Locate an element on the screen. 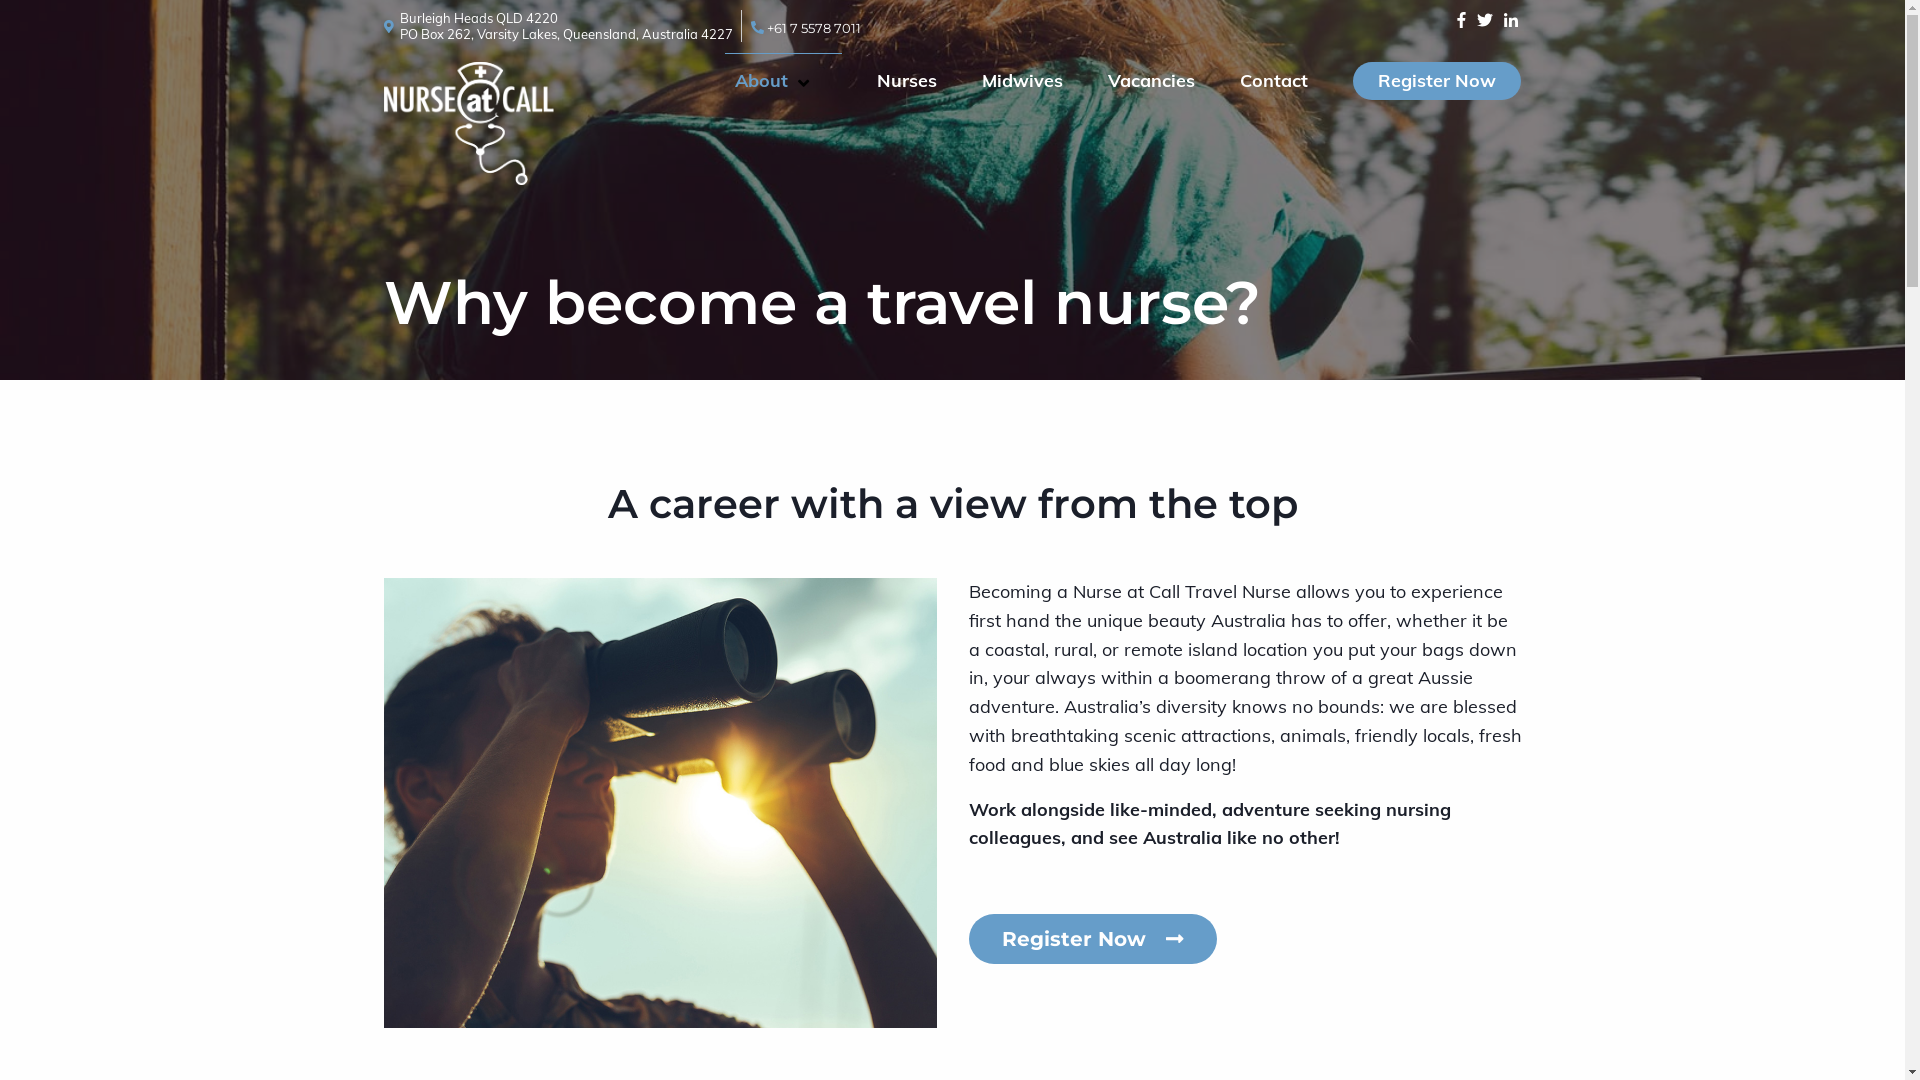 This screenshot has height=1080, width=1920. 'Register Now' is located at coordinates (1090, 938).